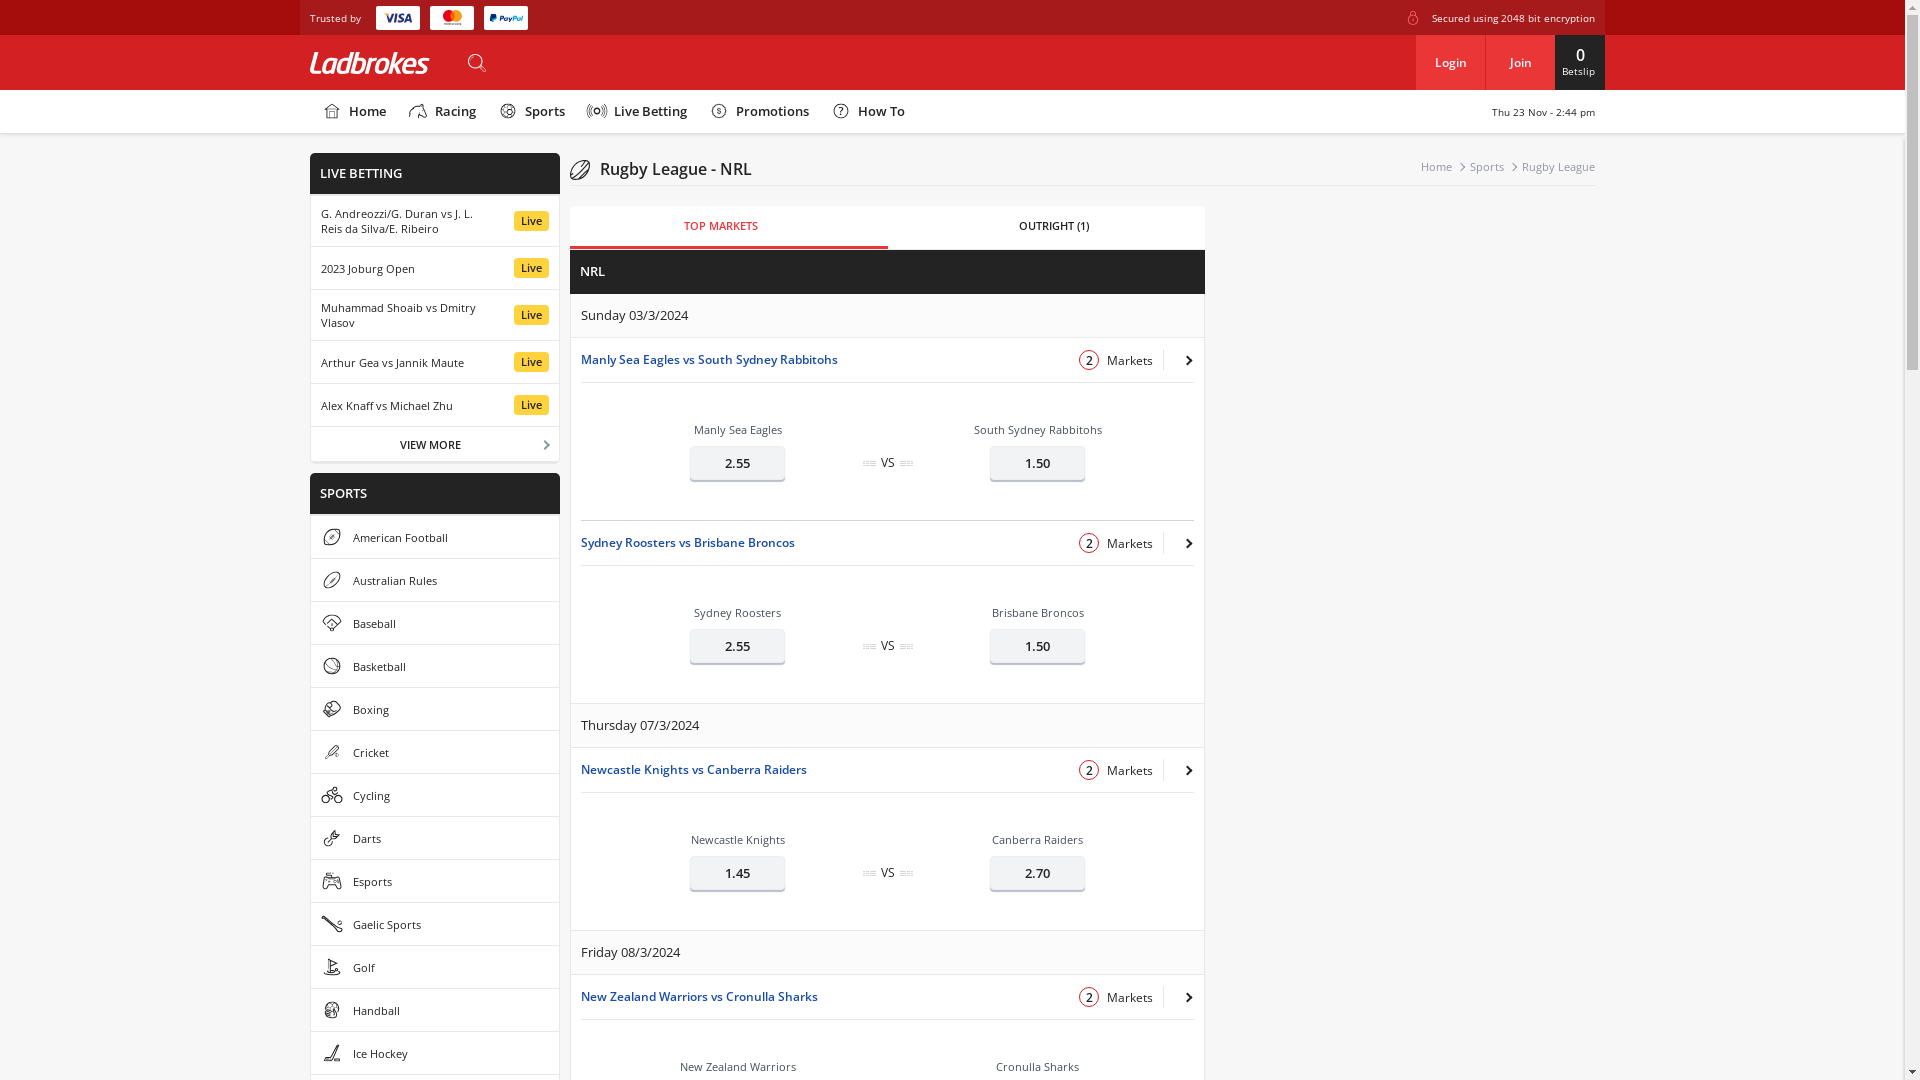 This screenshot has height=1080, width=1920. Describe the element at coordinates (434, 362) in the screenshot. I see `'Arthur Gea vs Jannik Maute` at that location.